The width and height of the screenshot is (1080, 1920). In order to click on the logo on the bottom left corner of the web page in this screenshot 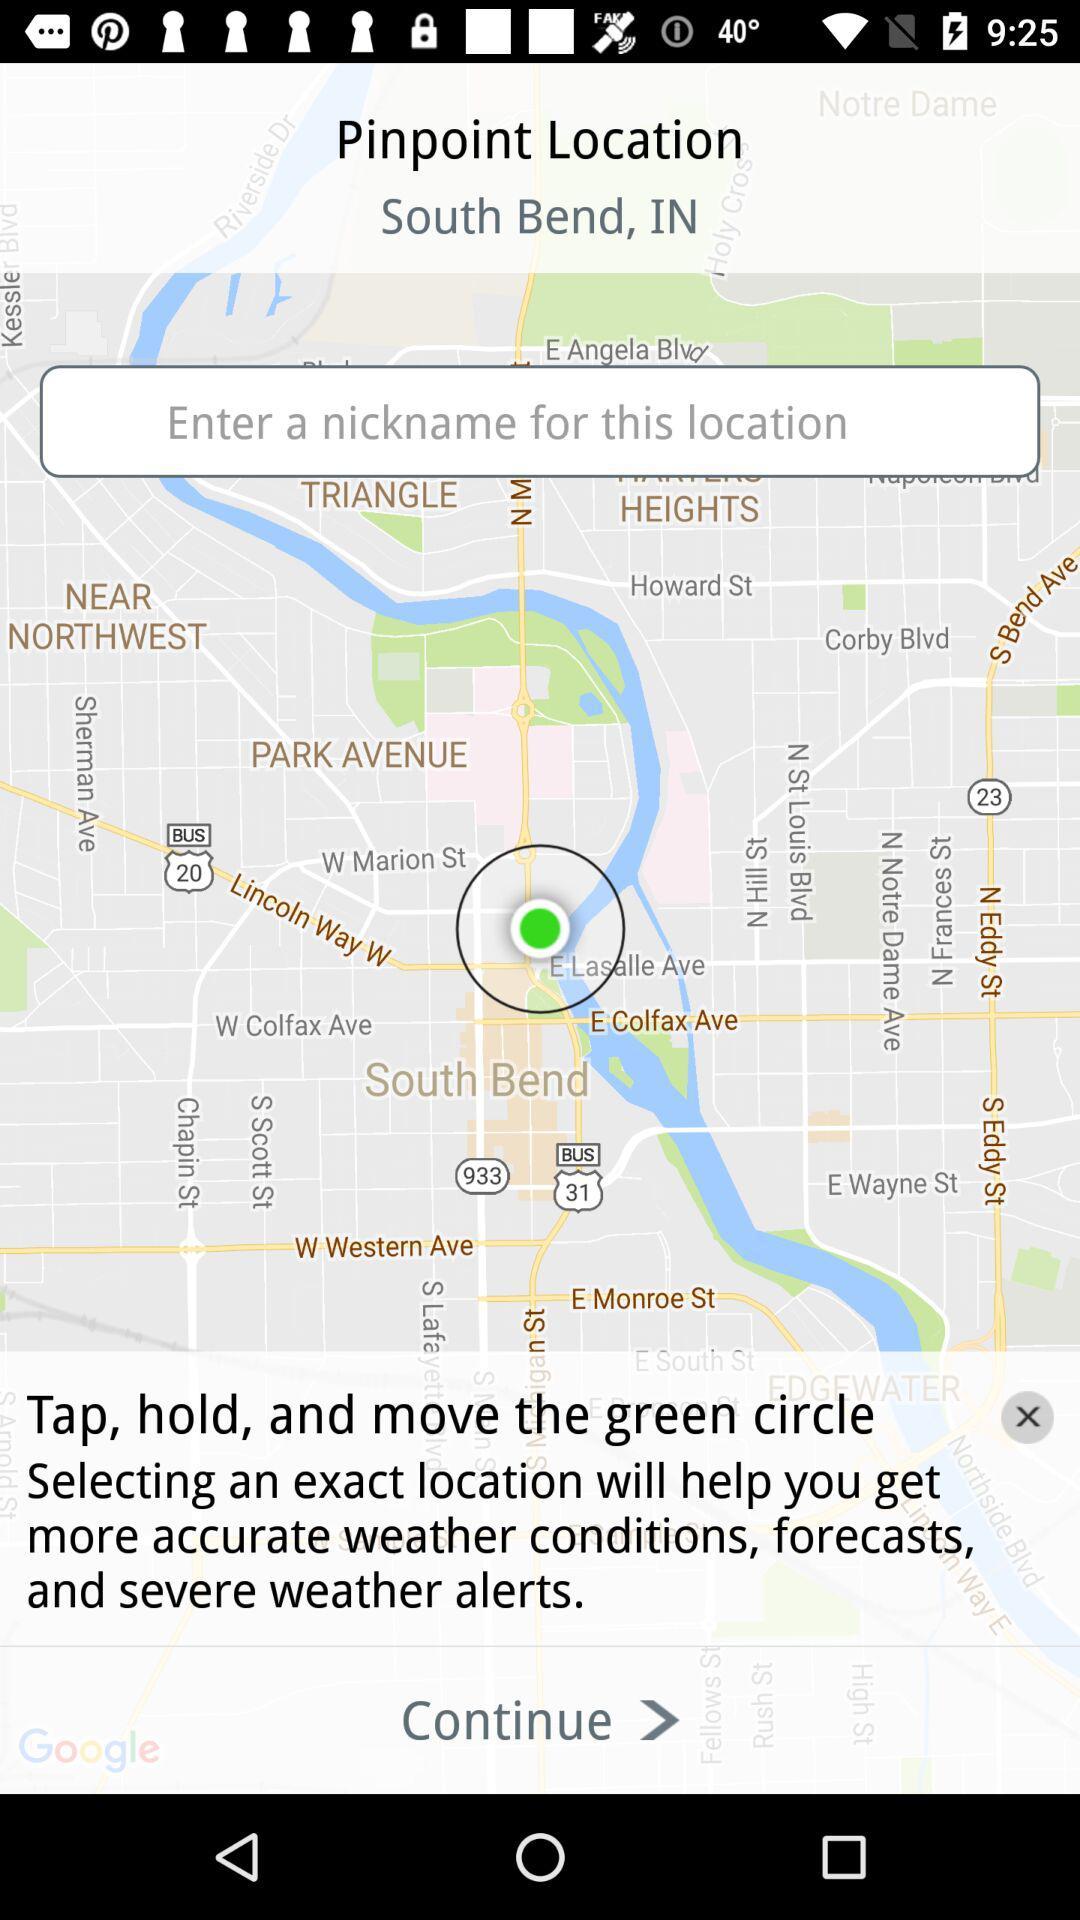, I will do `click(92, 1751)`.